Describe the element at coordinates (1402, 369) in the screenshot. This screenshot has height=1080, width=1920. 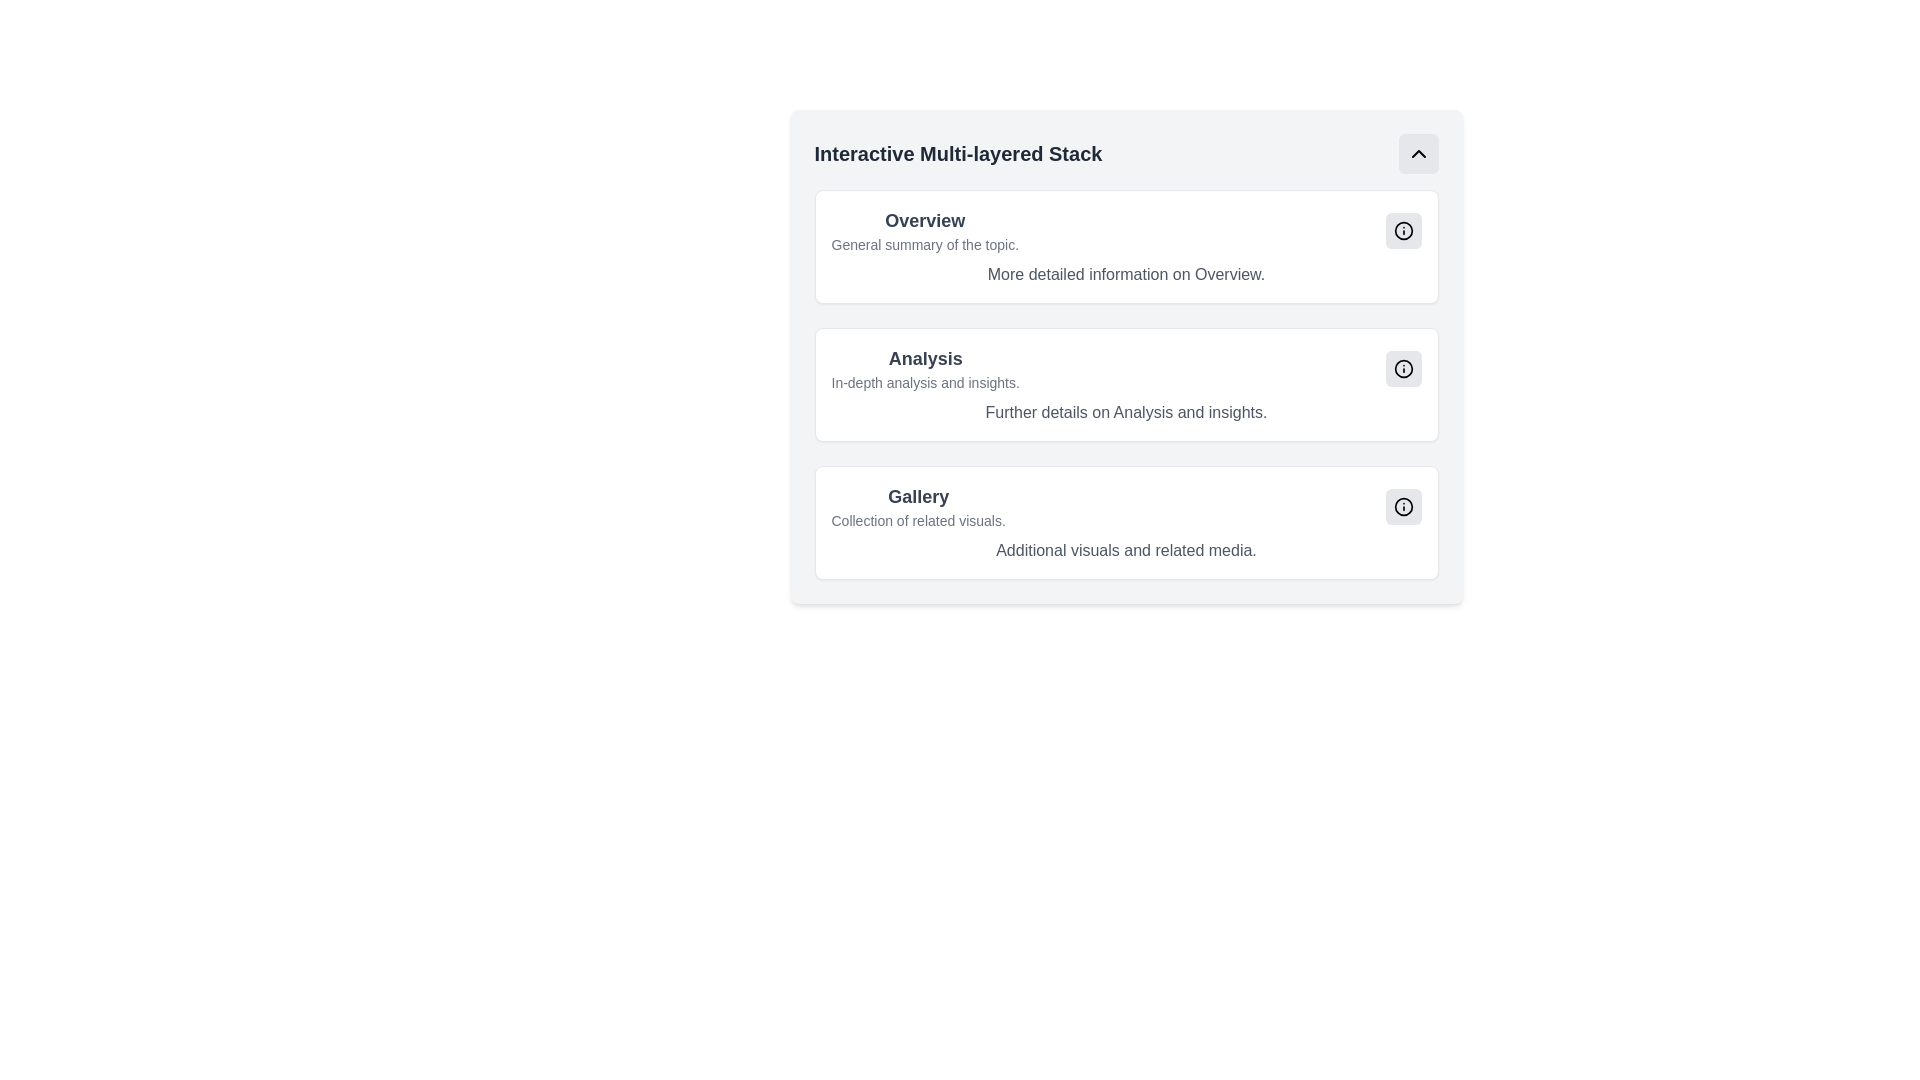
I see `the circular 'i' information icon located in the top-right corner of the 'Analysis' section` at that location.